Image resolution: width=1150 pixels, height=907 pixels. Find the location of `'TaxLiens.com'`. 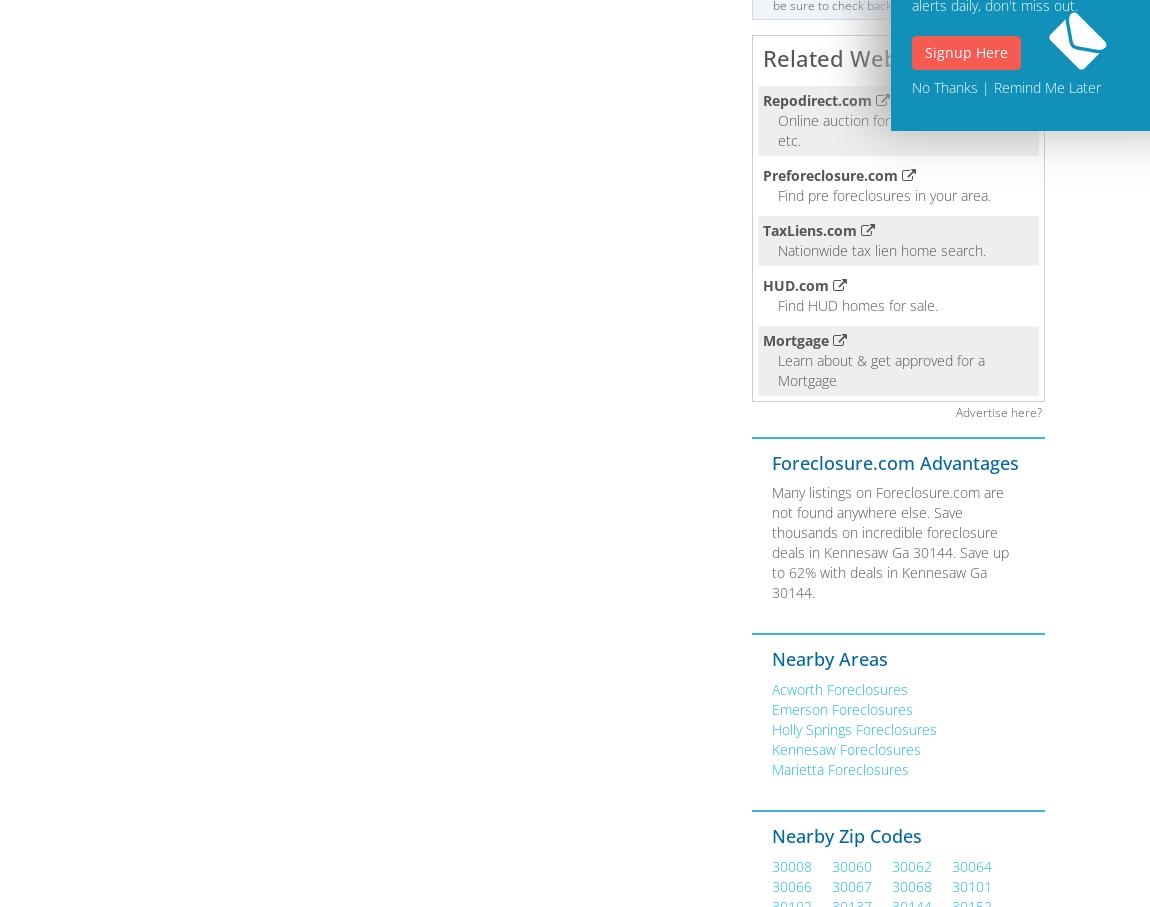

'TaxLiens.com' is located at coordinates (809, 229).